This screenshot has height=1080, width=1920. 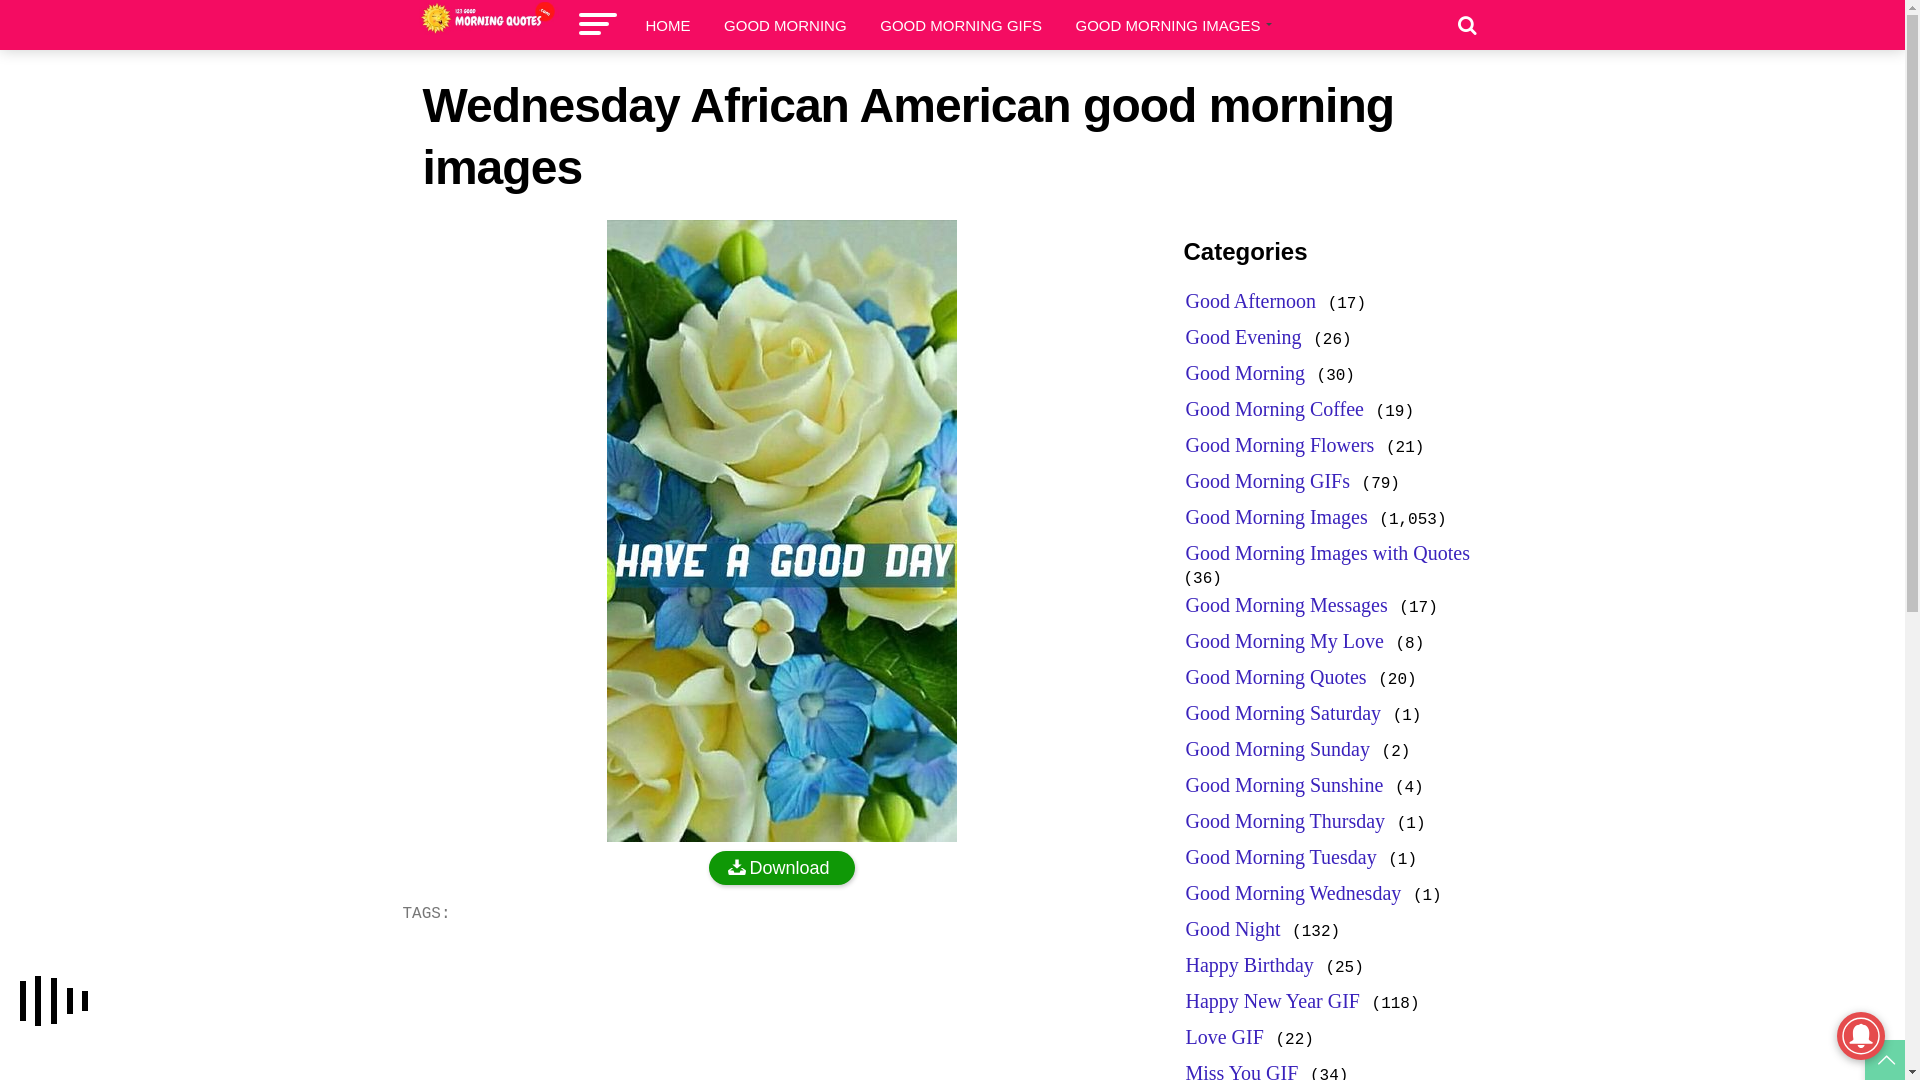 I want to click on 'Good Morning Thursday', so click(x=1286, y=821).